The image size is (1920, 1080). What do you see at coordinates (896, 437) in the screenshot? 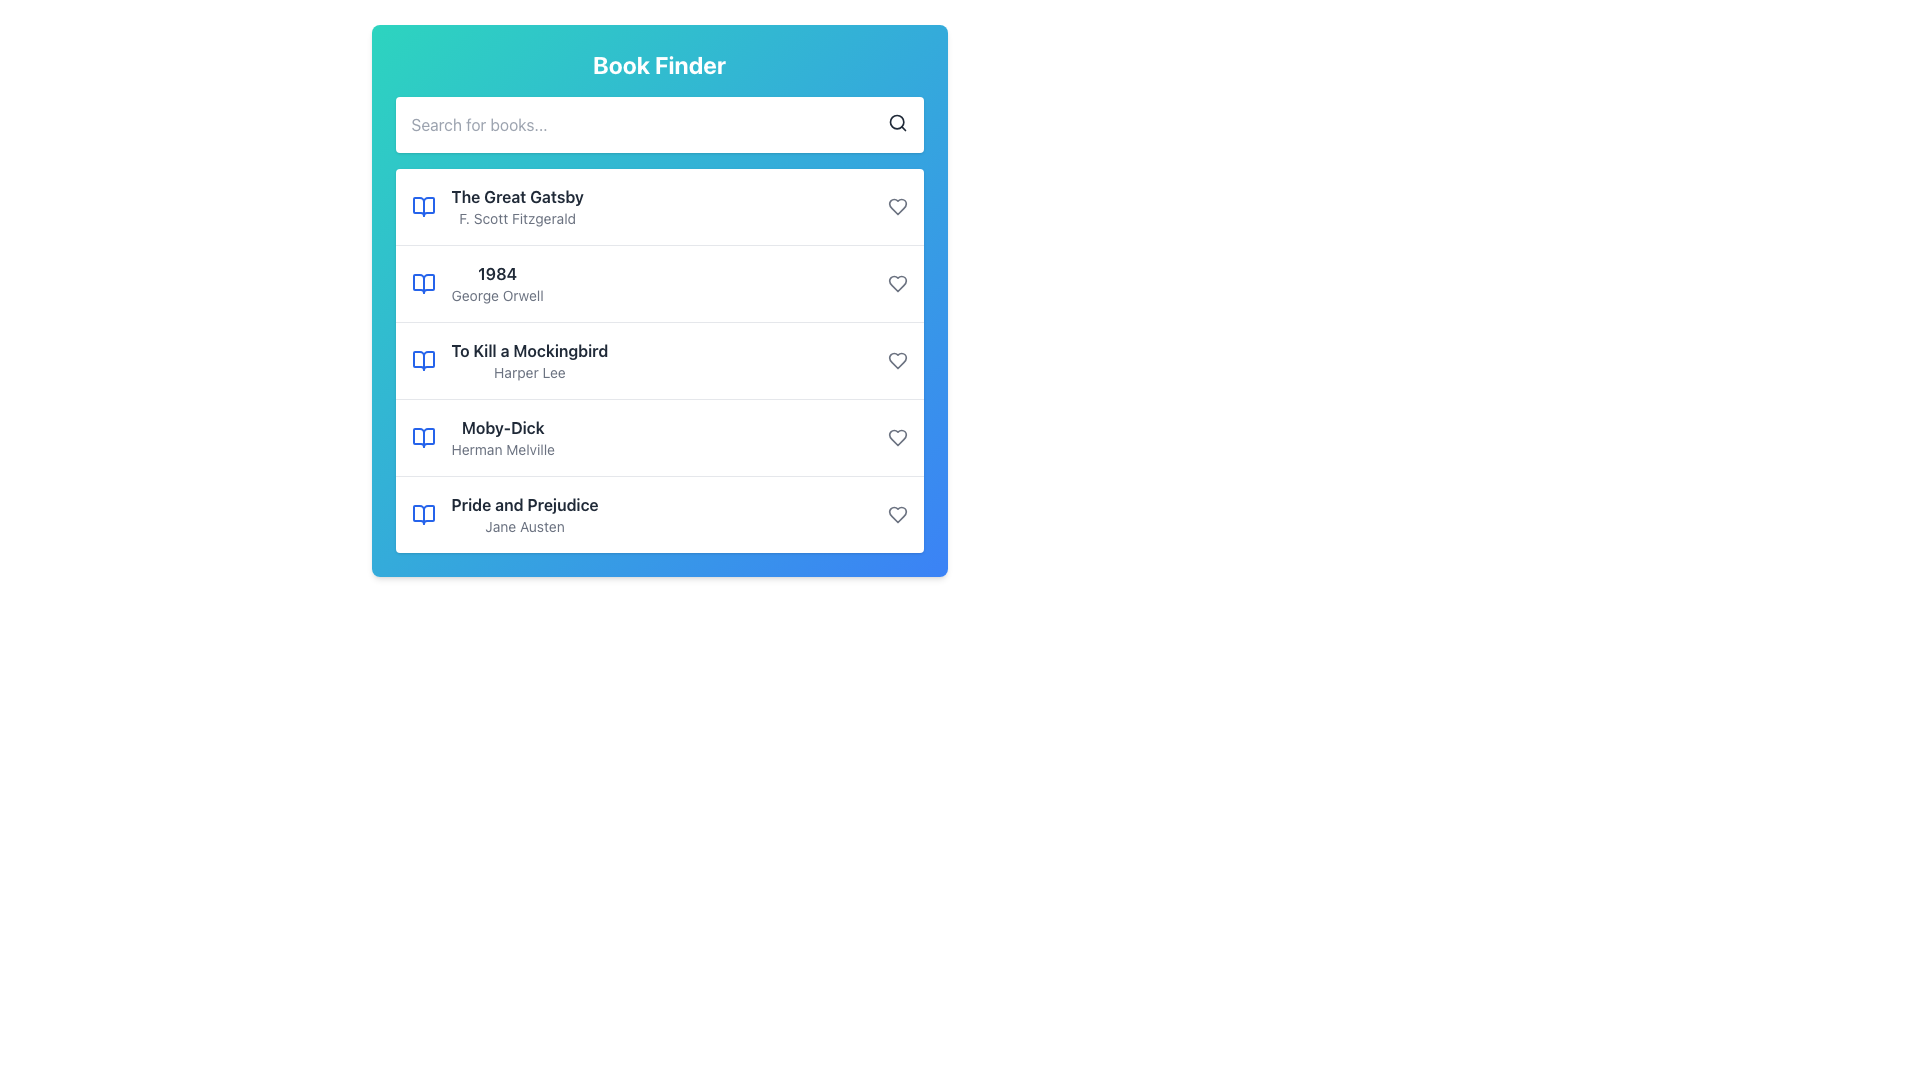
I see `the heart-shaped icon outlined in a thin stroke located in the right column of the fourth row, corresponding to 'Moby-Dick' by Herman Melville, to mark the item as favorite` at bounding box center [896, 437].